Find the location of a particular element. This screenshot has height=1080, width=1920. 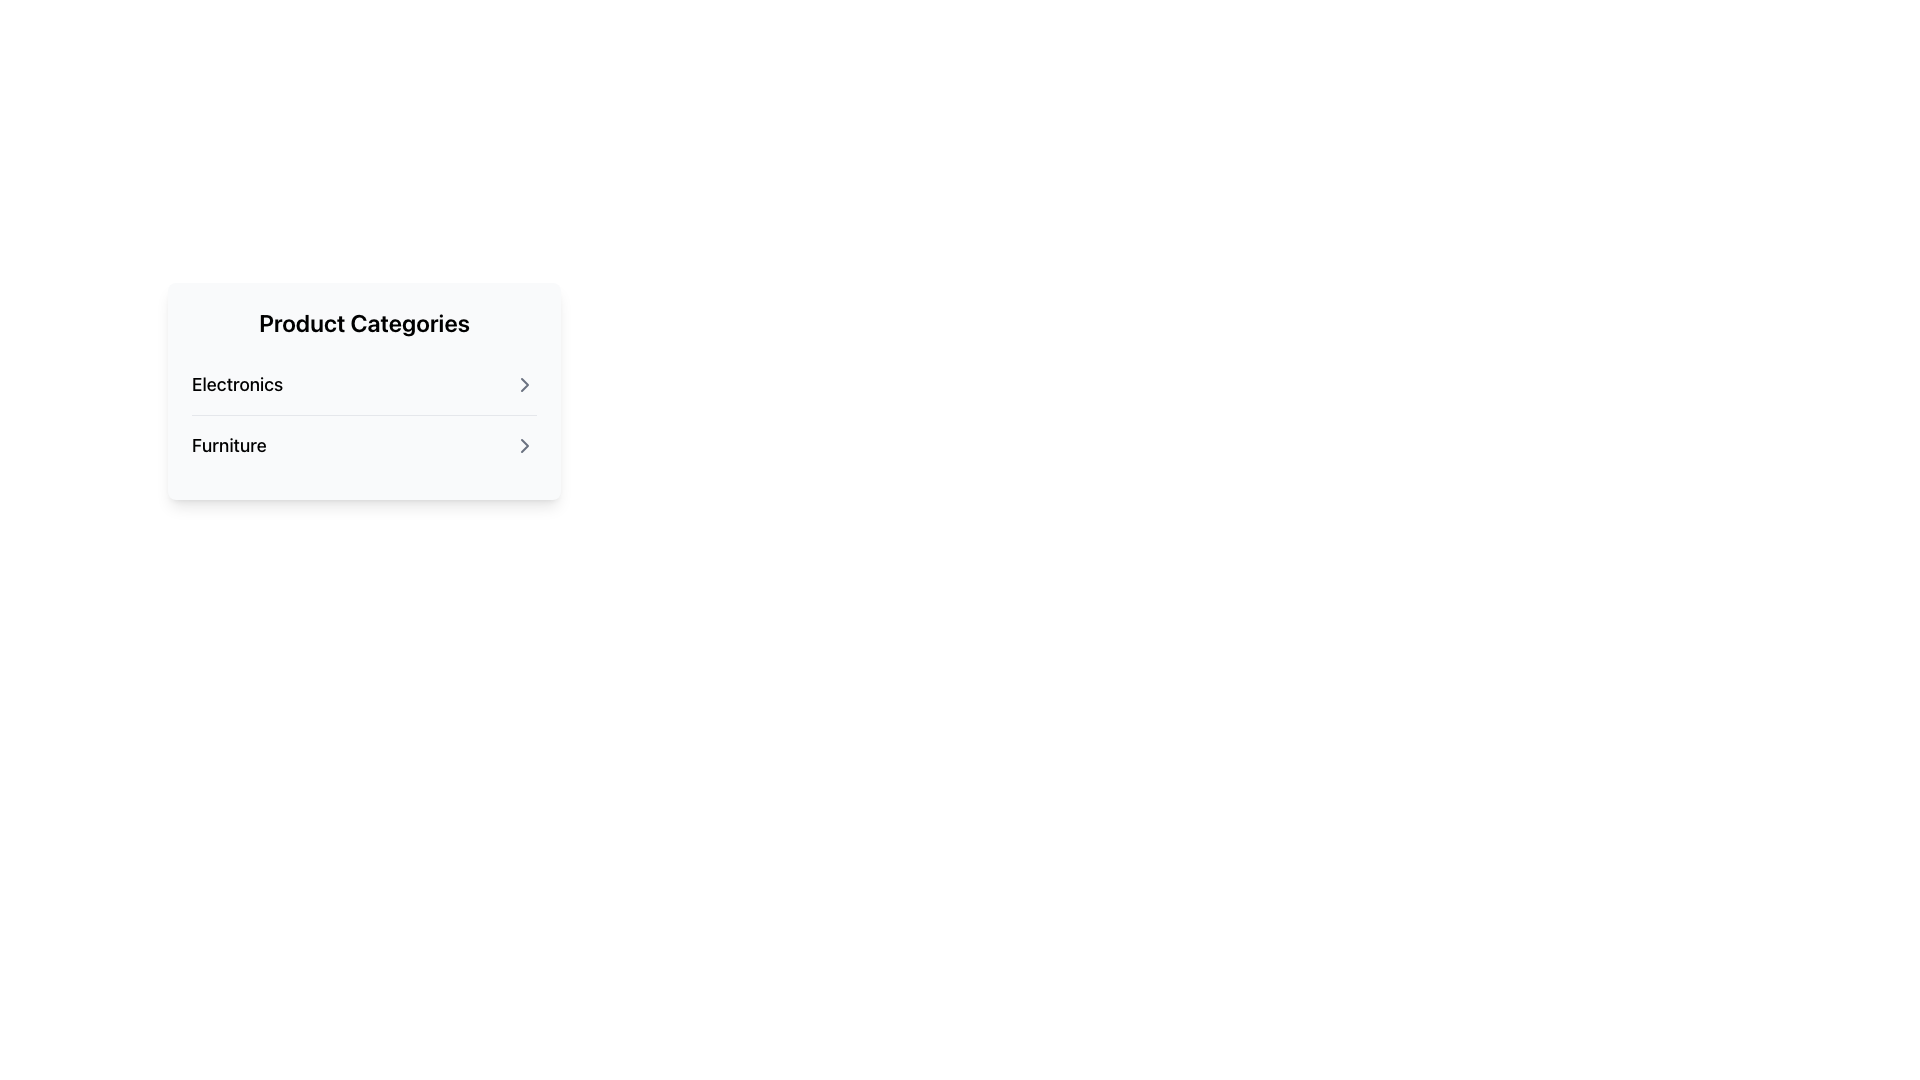

the right-pointing arrow-shaped icon adjacent to the 'Furniture' option in the 'Product Categories' card is located at coordinates (524, 445).